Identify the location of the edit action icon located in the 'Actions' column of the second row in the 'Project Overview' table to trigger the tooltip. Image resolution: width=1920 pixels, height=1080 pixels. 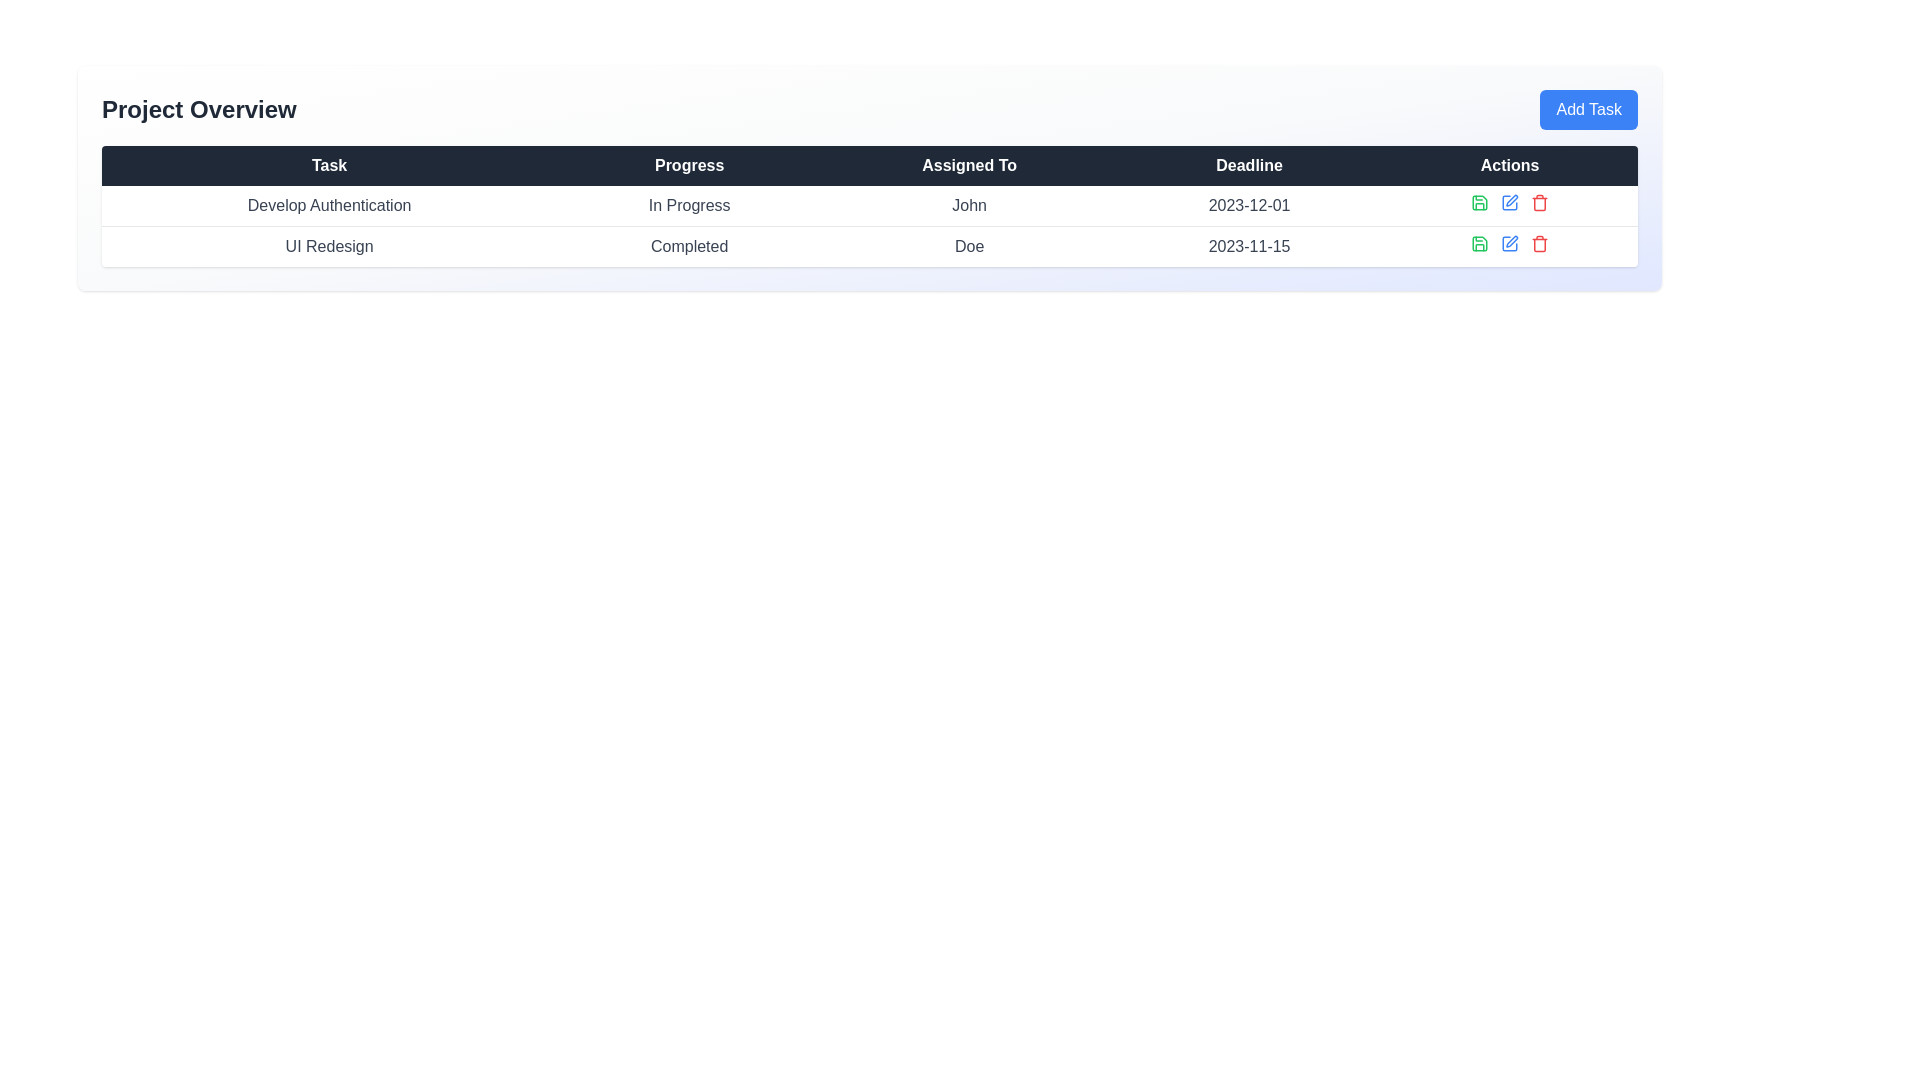
(1510, 242).